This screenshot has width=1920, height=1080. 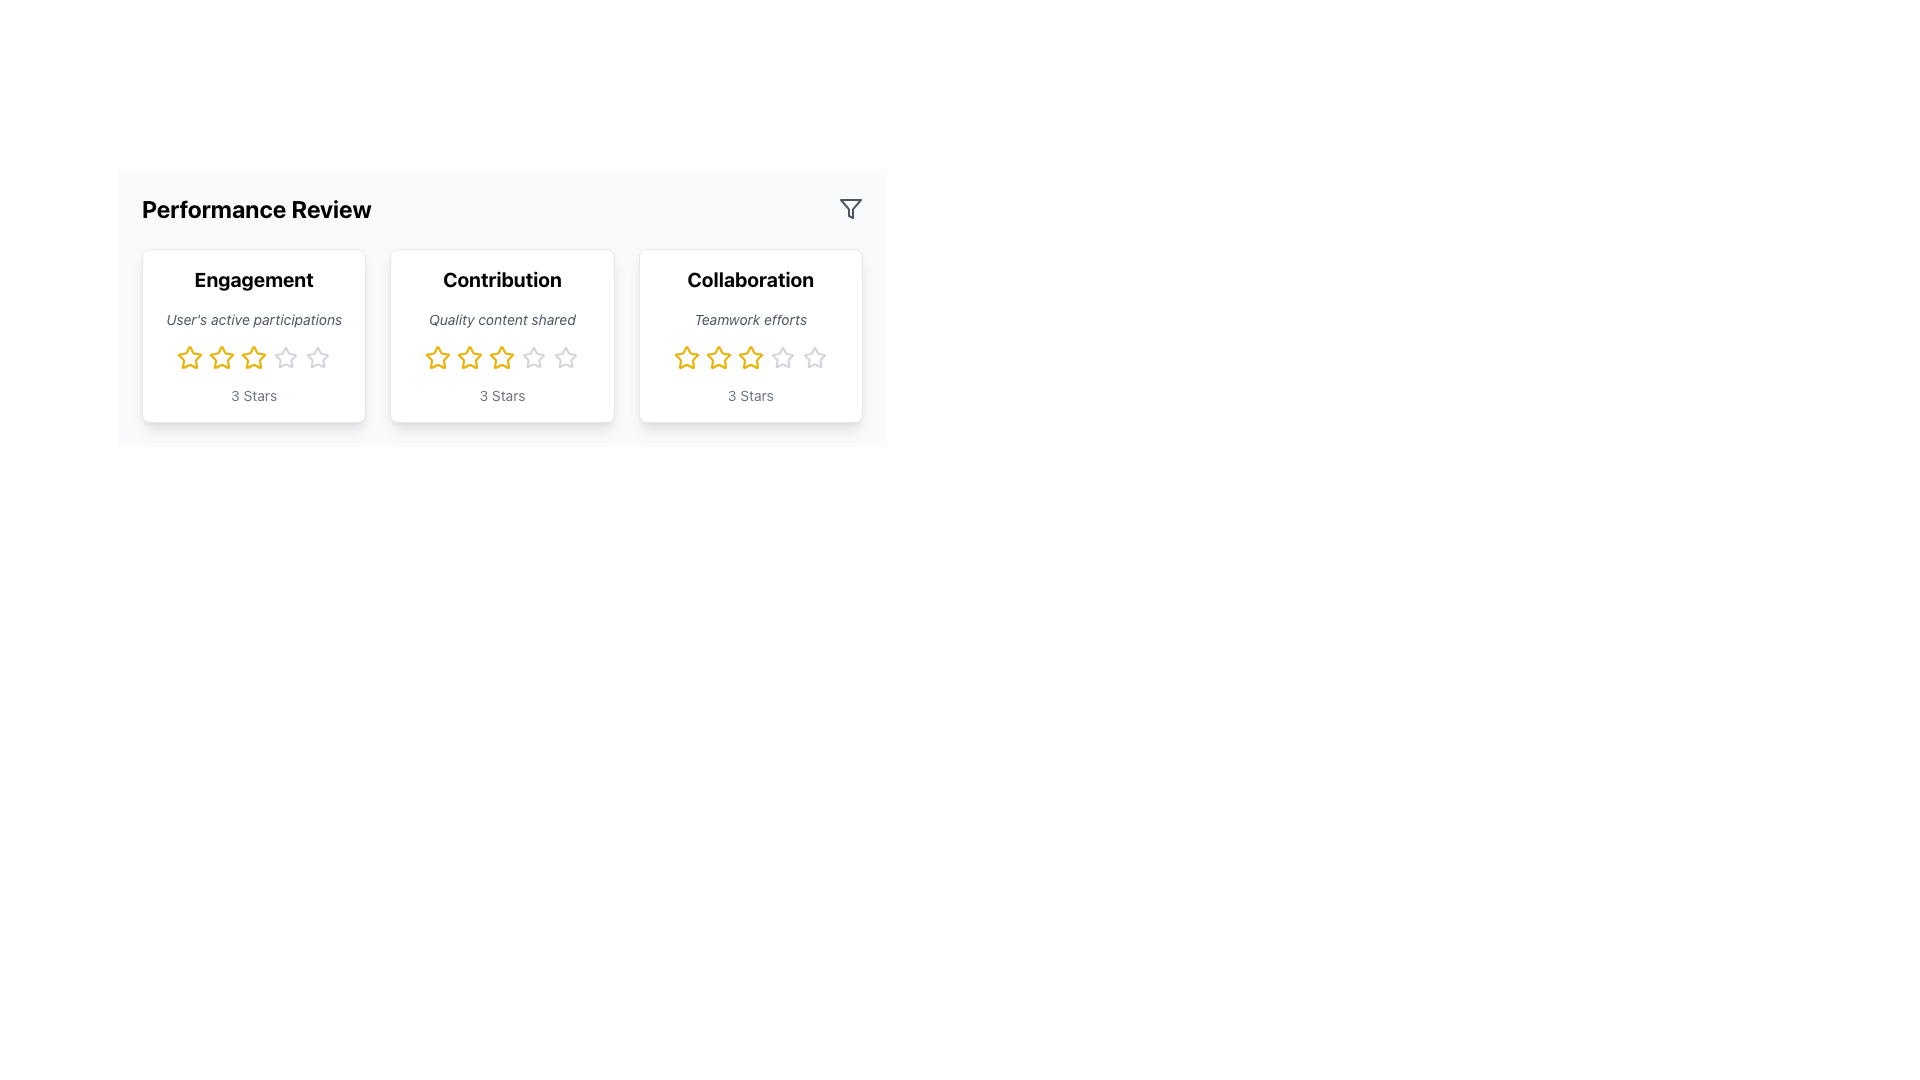 What do you see at coordinates (222, 356) in the screenshot?
I see `the second yellow hollow star icon in the rating system under the 'Engagement' card` at bounding box center [222, 356].